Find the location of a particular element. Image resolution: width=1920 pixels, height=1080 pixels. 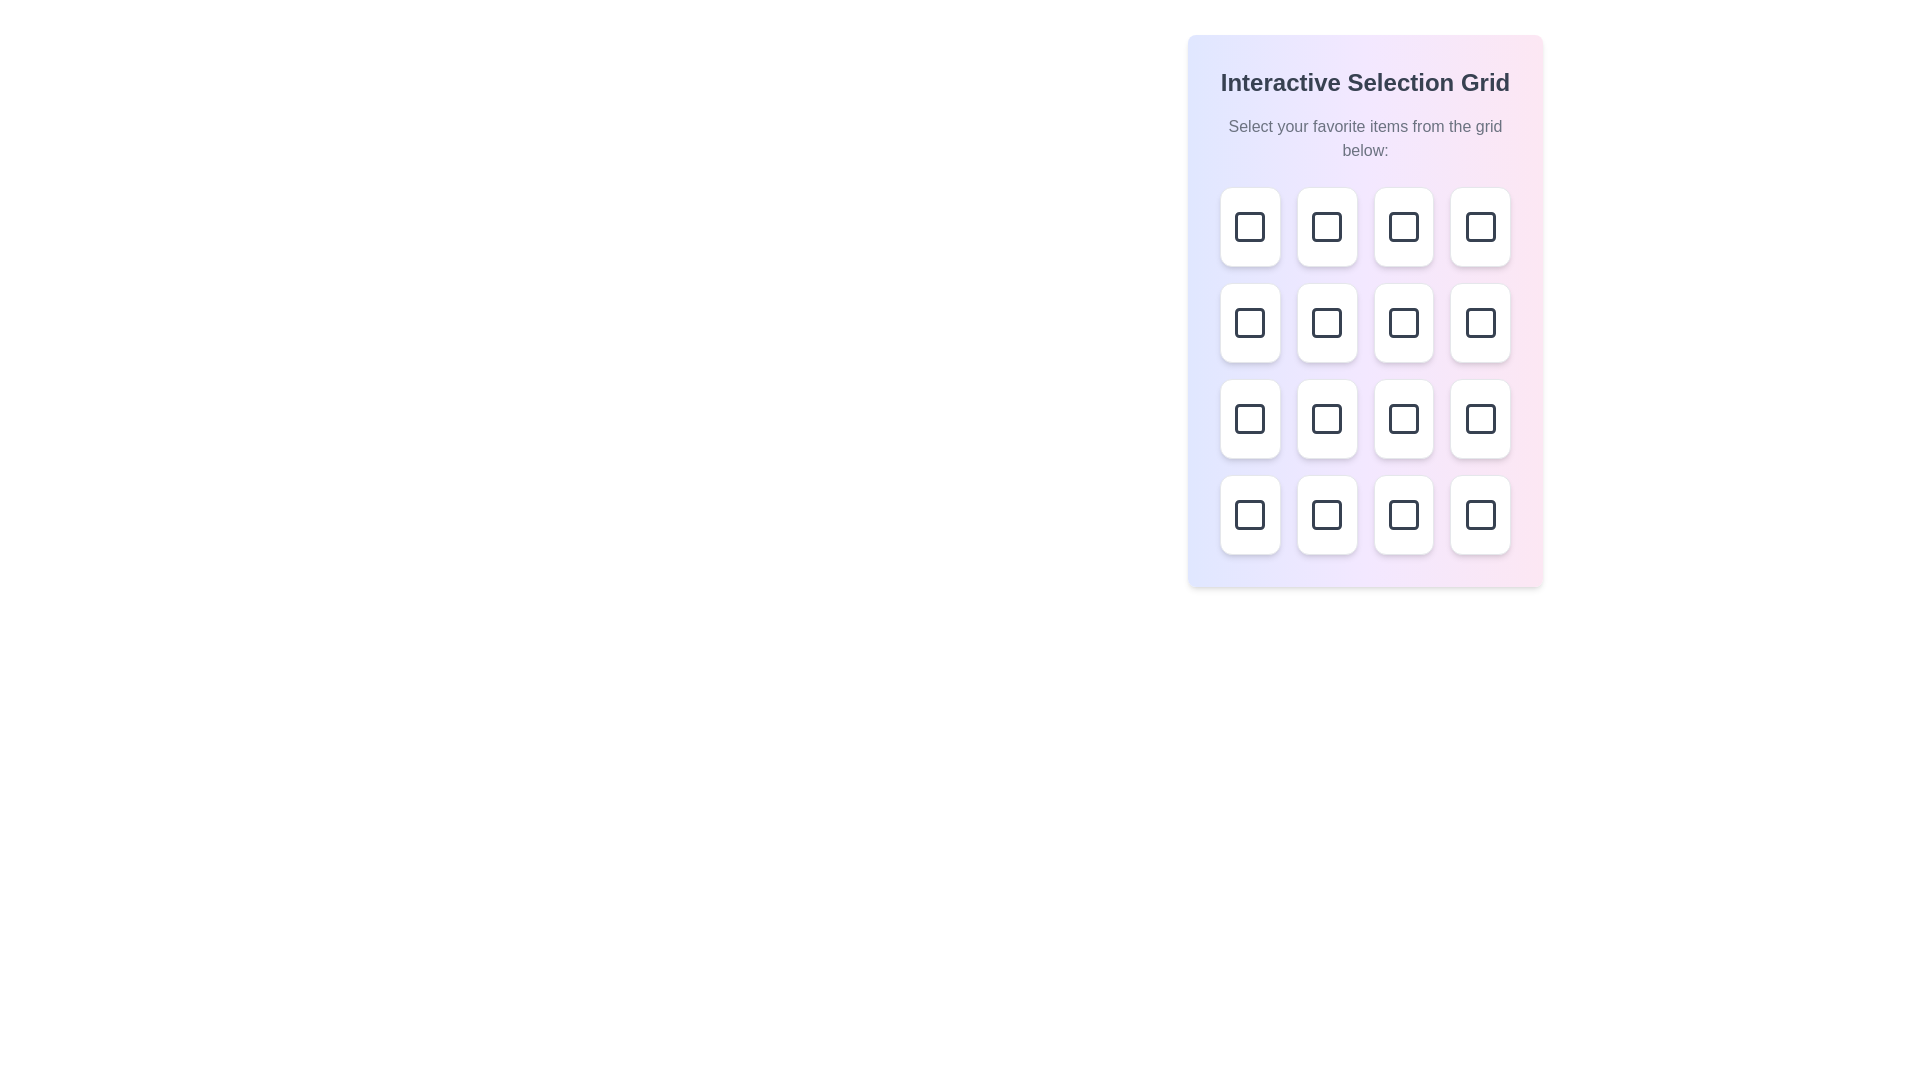

the selectable grid item located in the fourth row and third column of the 'Interactive Selection Grid' to potentially trigger a tooltip or highlighting effect is located at coordinates (1480, 418).